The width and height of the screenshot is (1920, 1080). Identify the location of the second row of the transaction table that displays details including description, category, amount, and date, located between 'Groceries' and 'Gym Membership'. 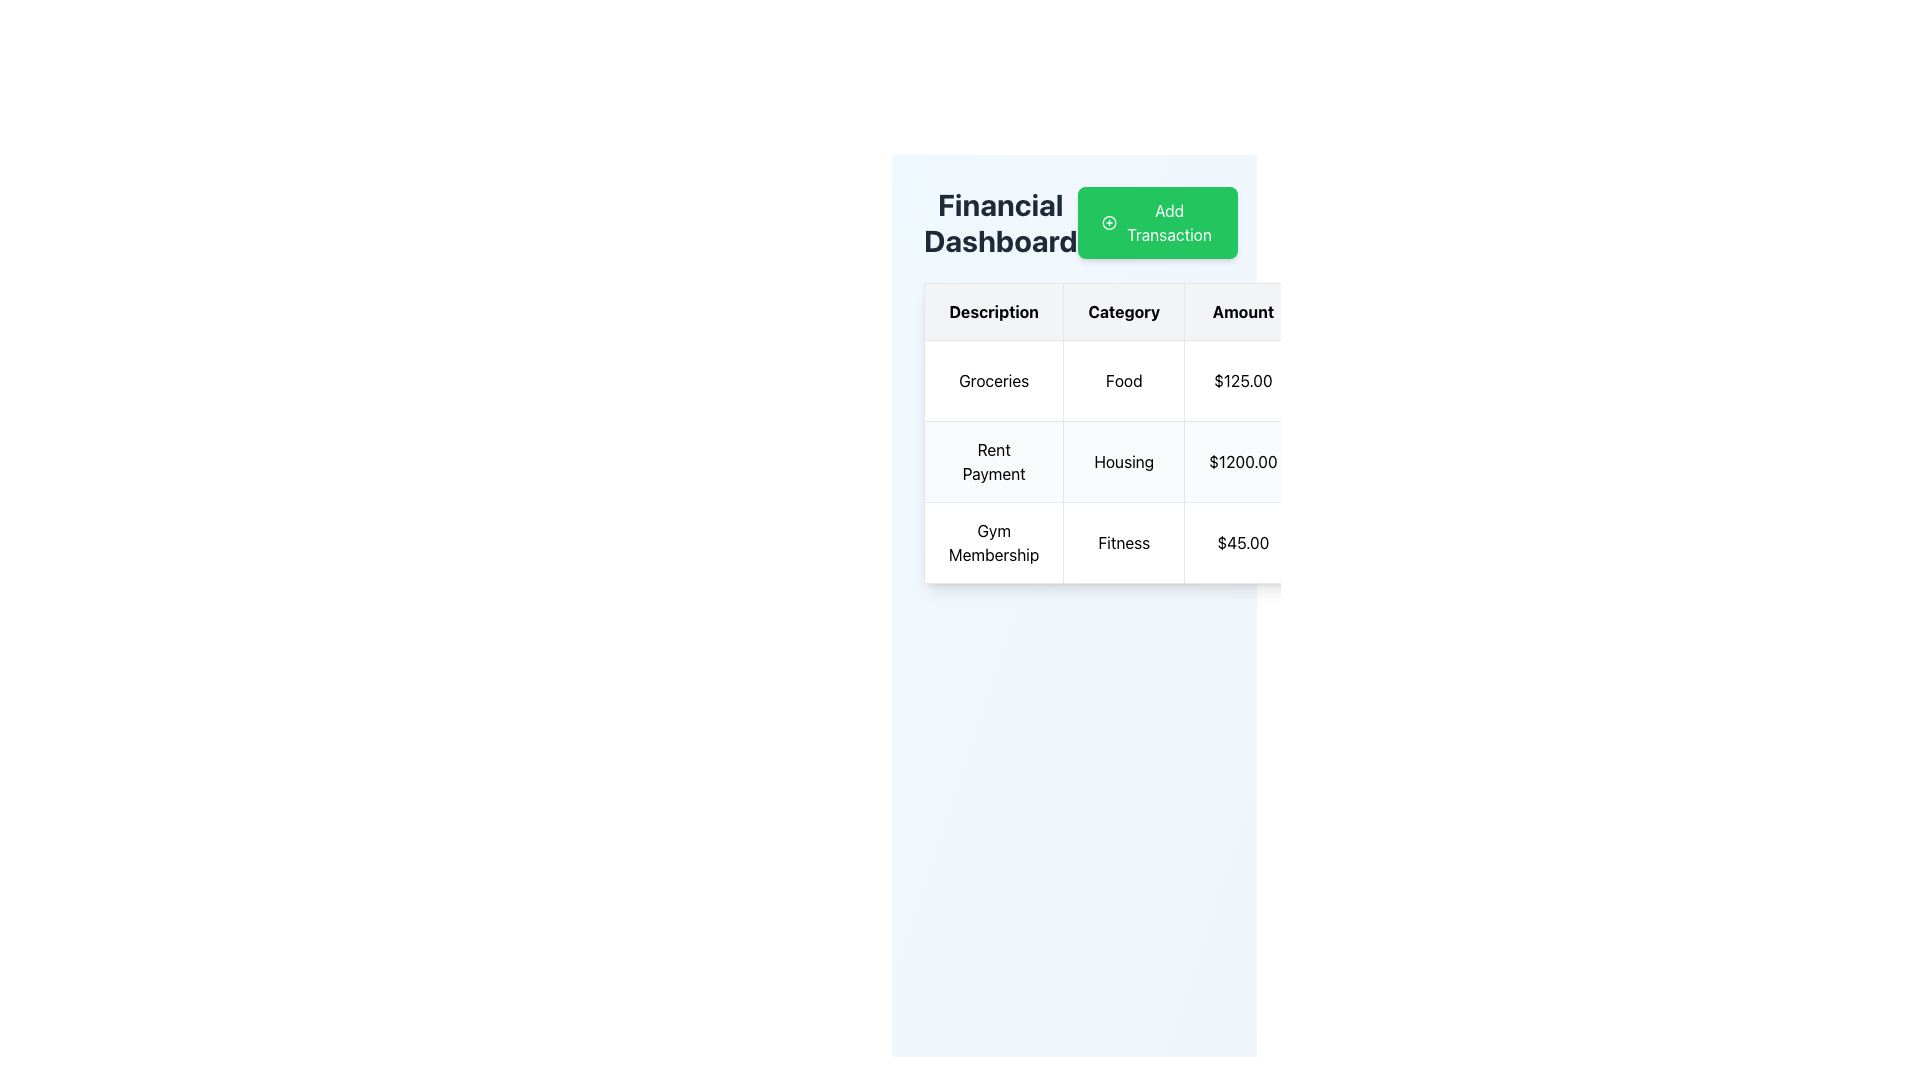
(1223, 462).